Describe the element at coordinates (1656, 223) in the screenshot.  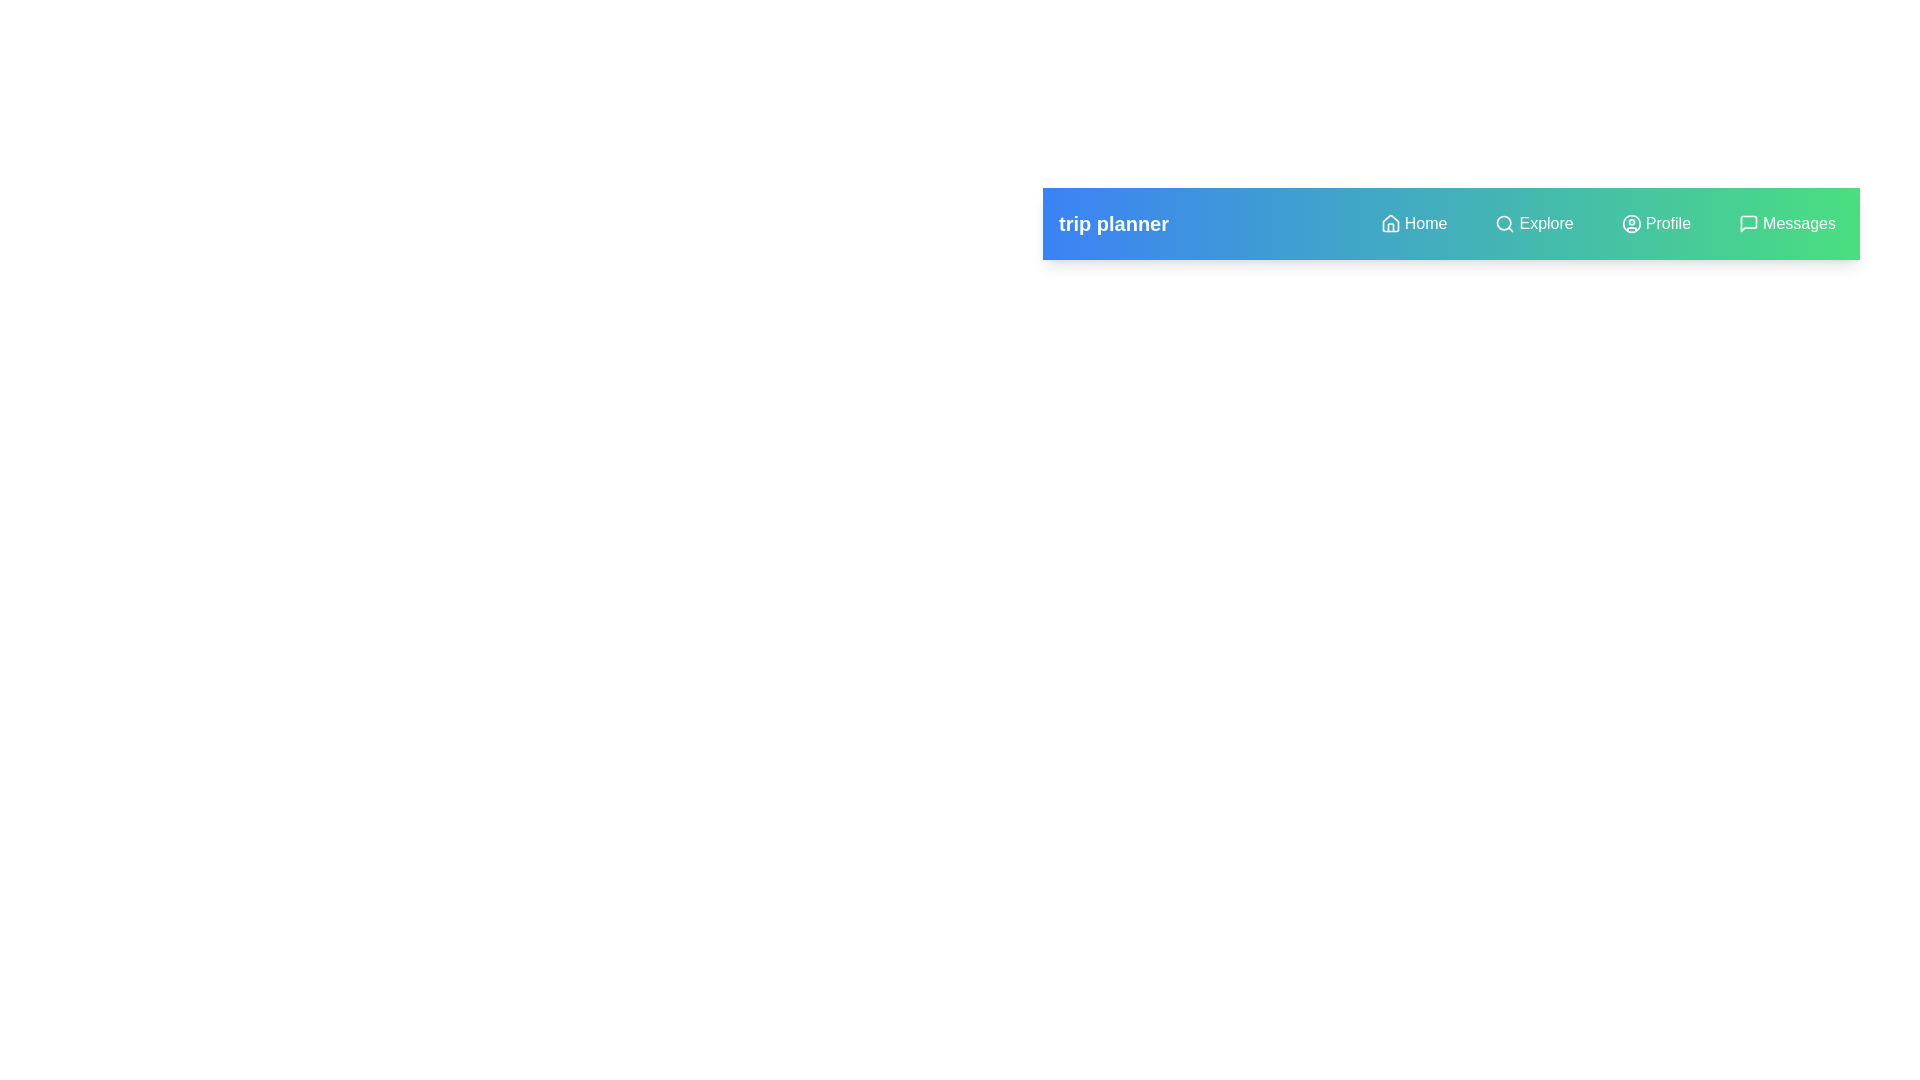
I see `the navigation menu item Profile to navigate to the respective section` at that location.